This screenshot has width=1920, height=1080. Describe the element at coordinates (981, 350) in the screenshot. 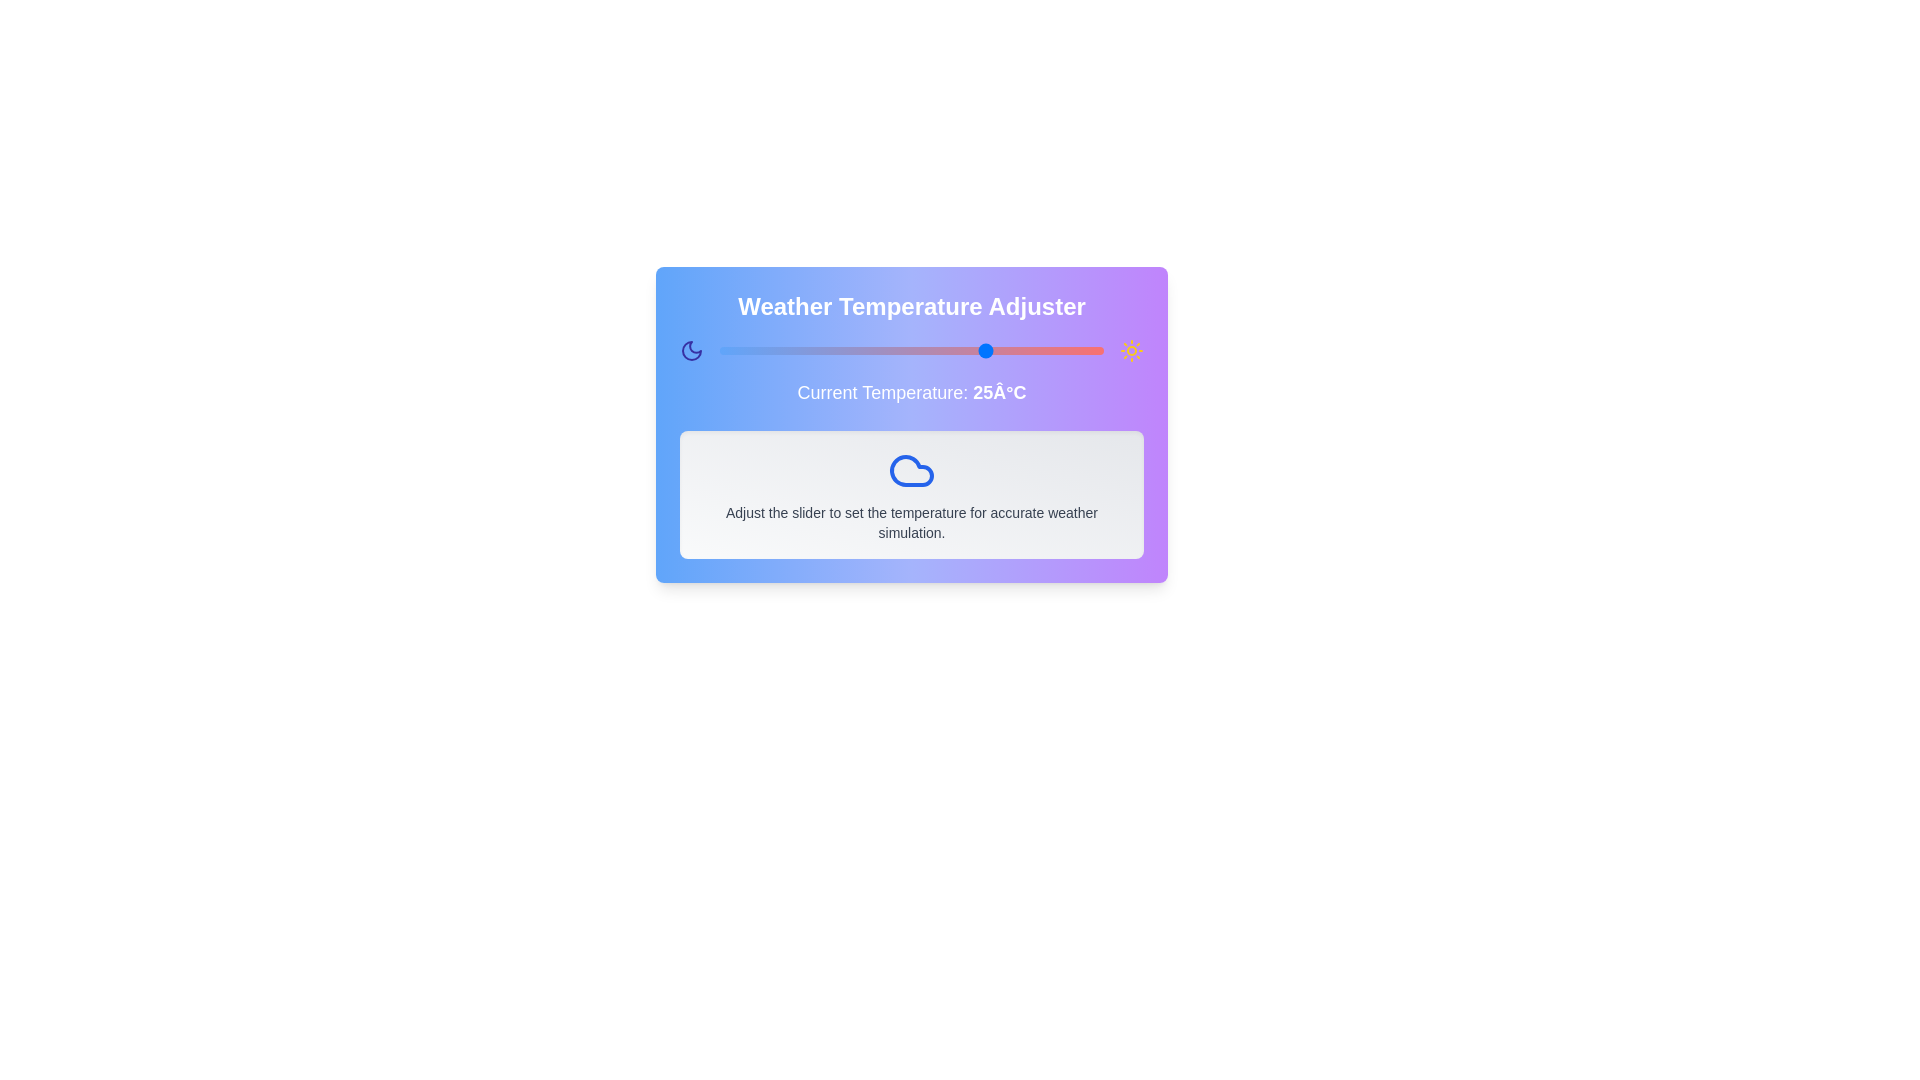

I see `the temperature slider to set the temperature to 24 degrees Celsius` at that location.